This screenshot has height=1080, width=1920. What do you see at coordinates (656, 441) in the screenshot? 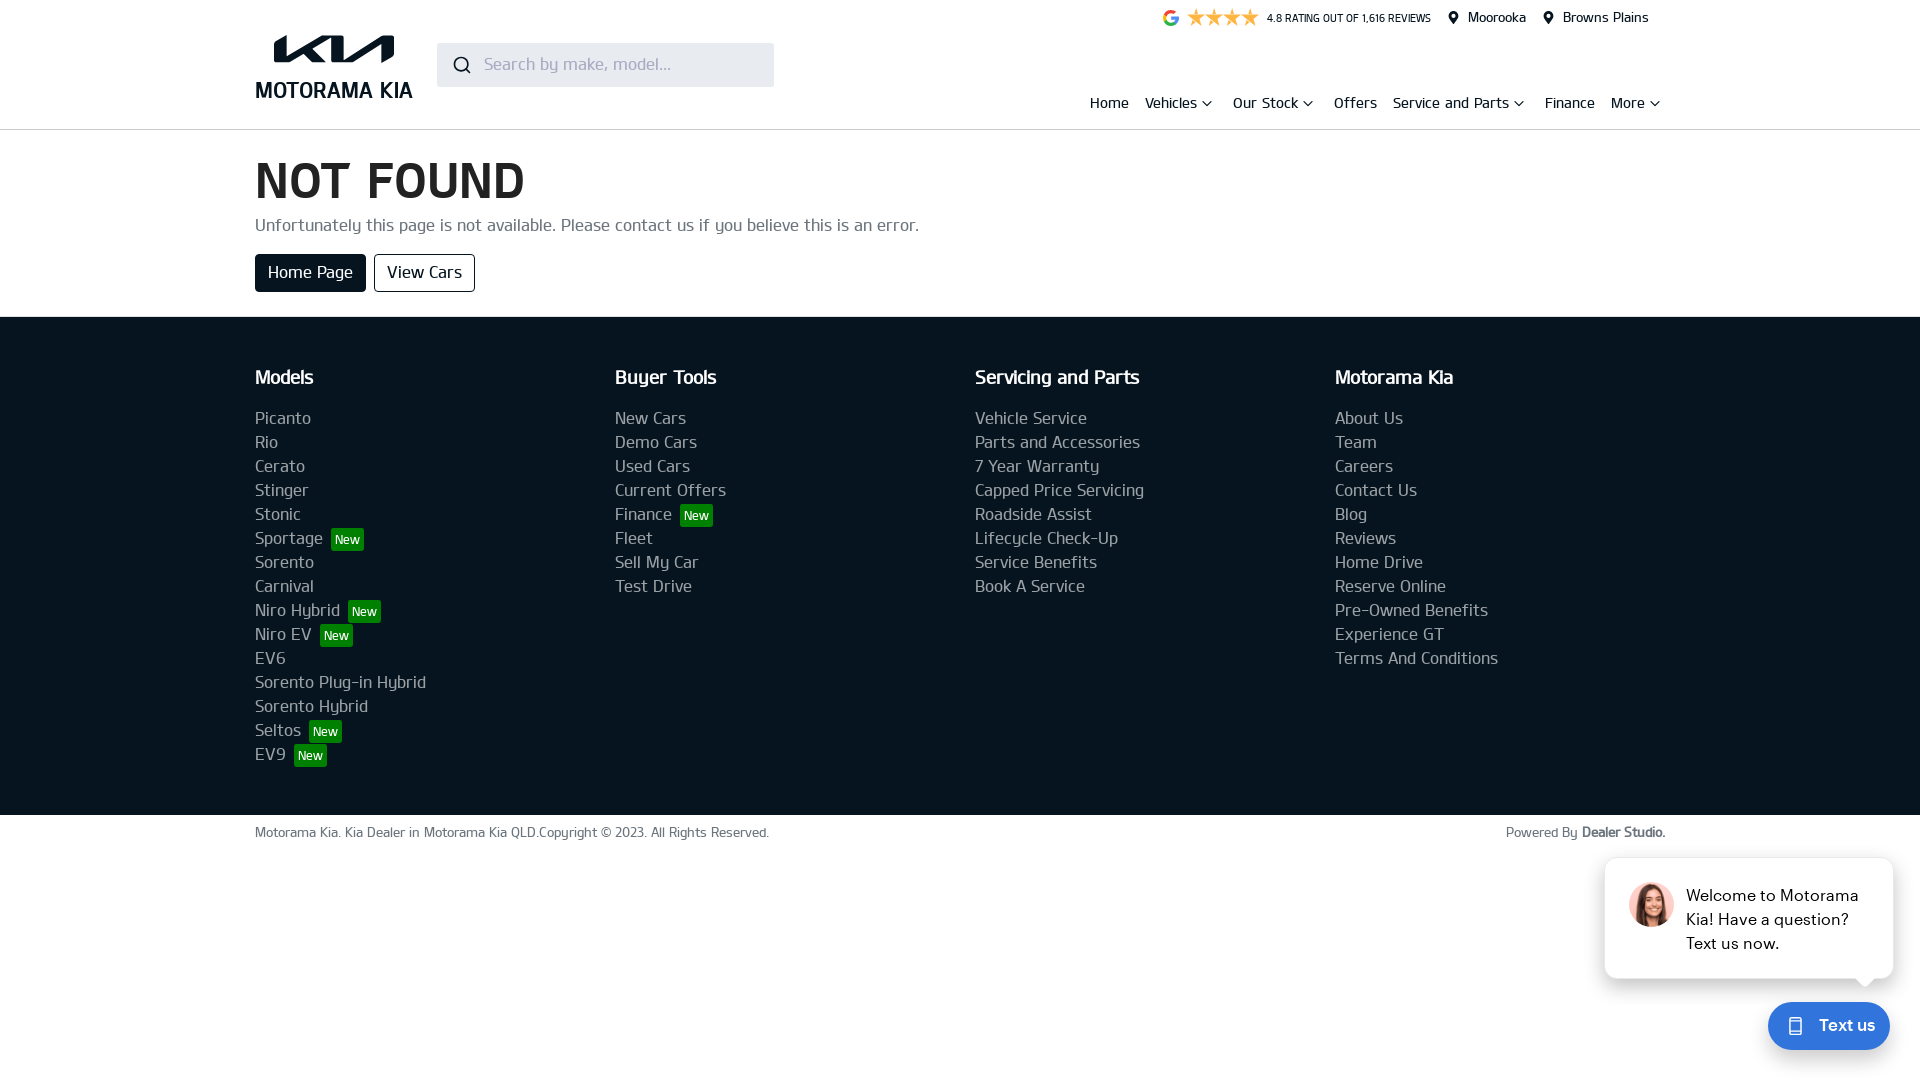
I see `'Demo Cars'` at bounding box center [656, 441].